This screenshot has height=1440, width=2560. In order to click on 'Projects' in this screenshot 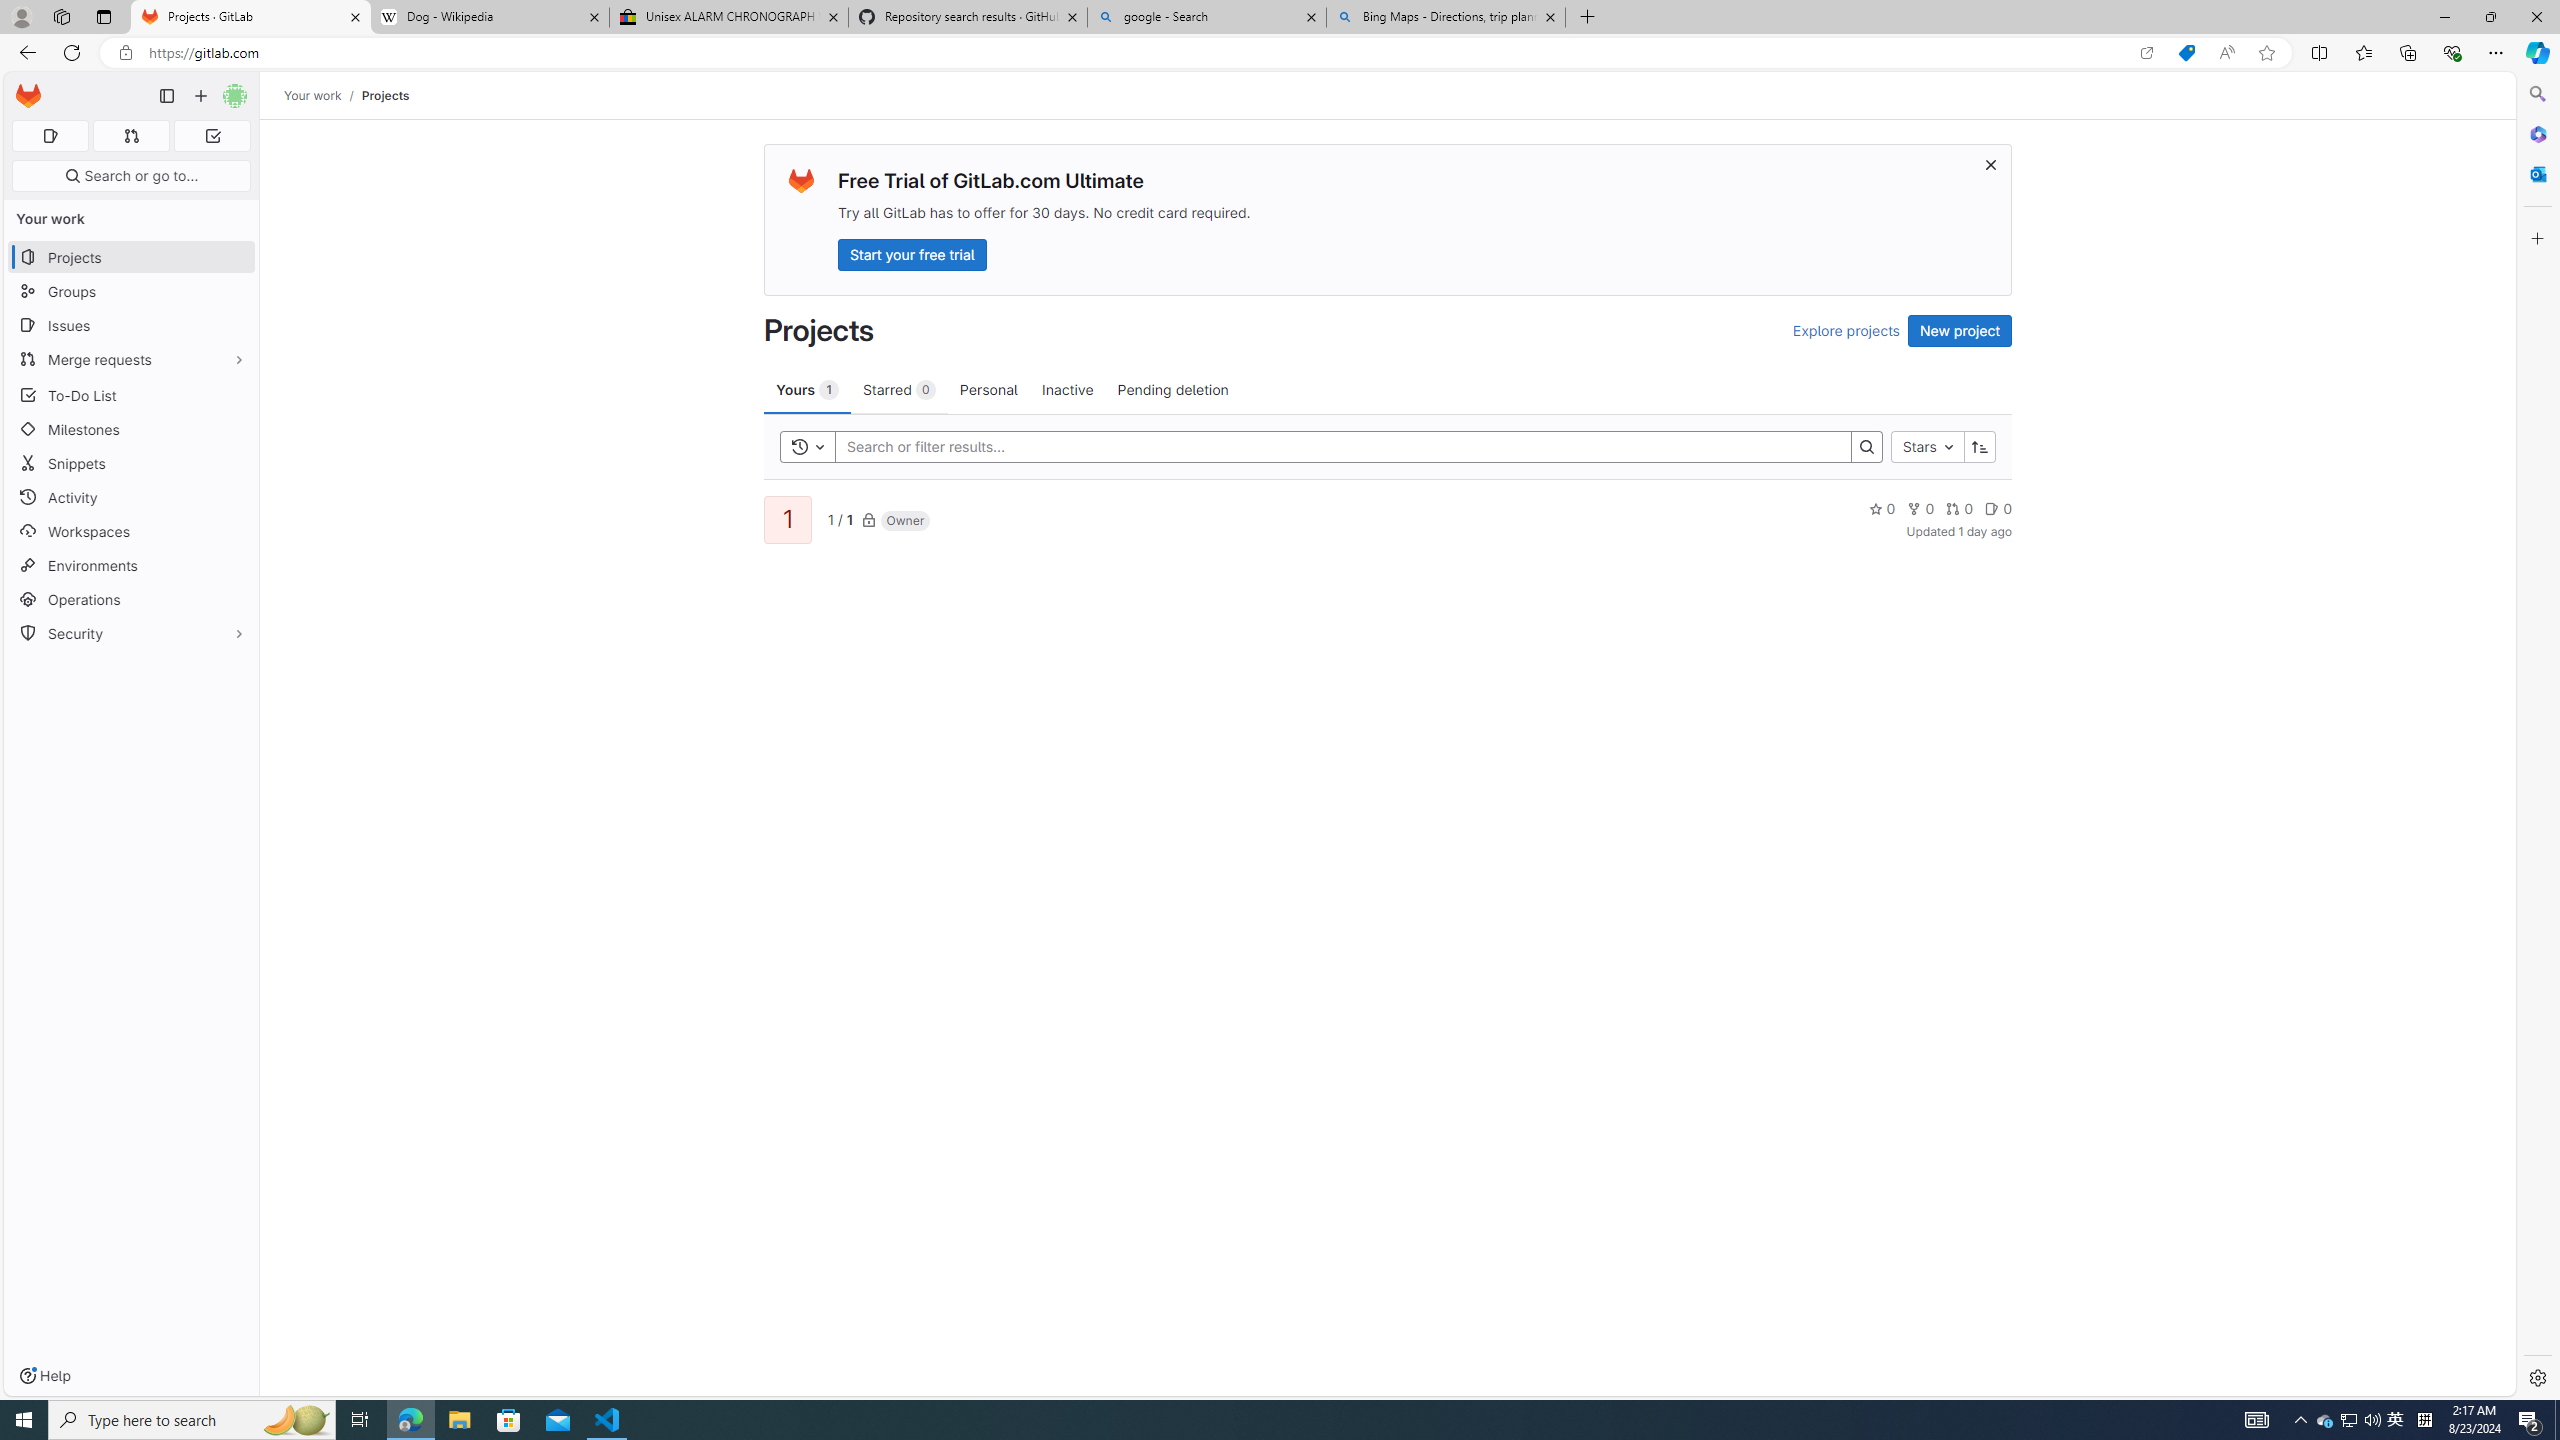, I will do `click(384, 95)`.